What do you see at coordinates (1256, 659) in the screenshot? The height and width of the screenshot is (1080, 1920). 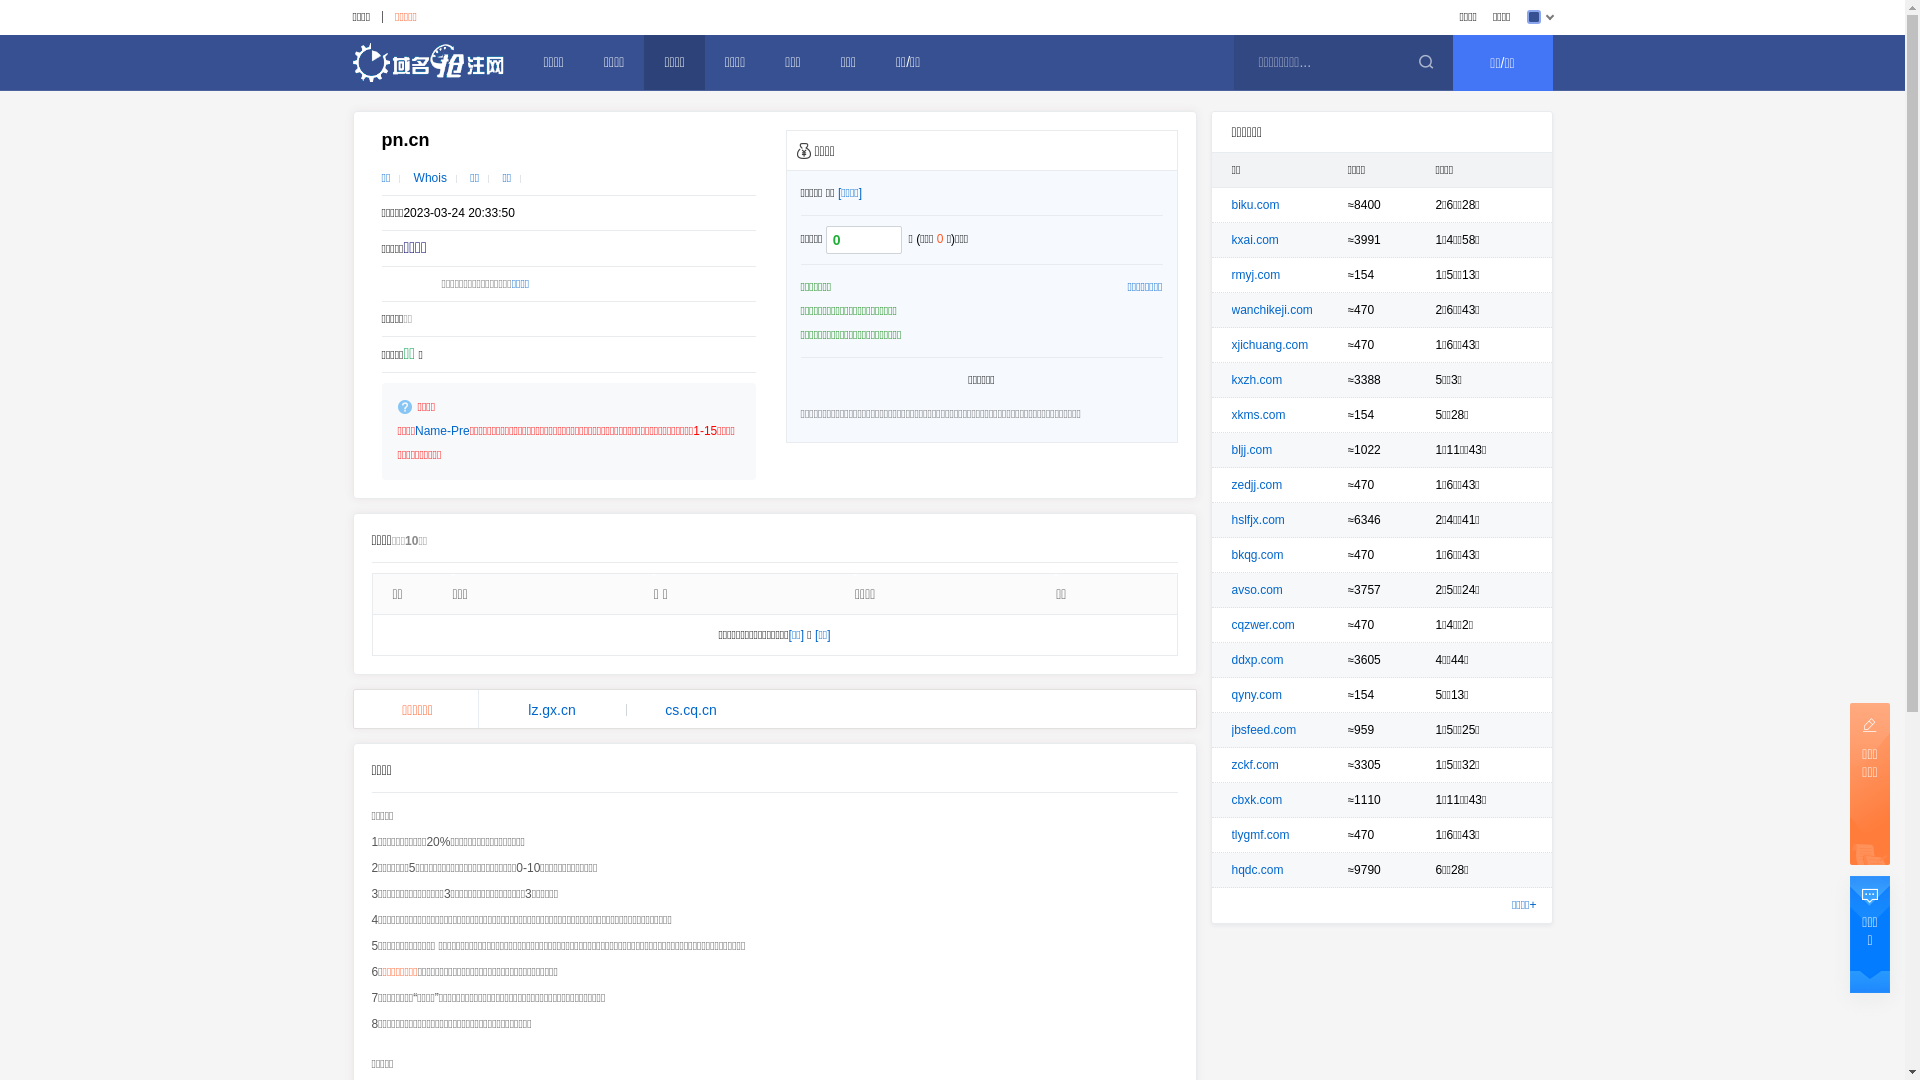 I see `'ddxp.com'` at bounding box center [1256, 659].